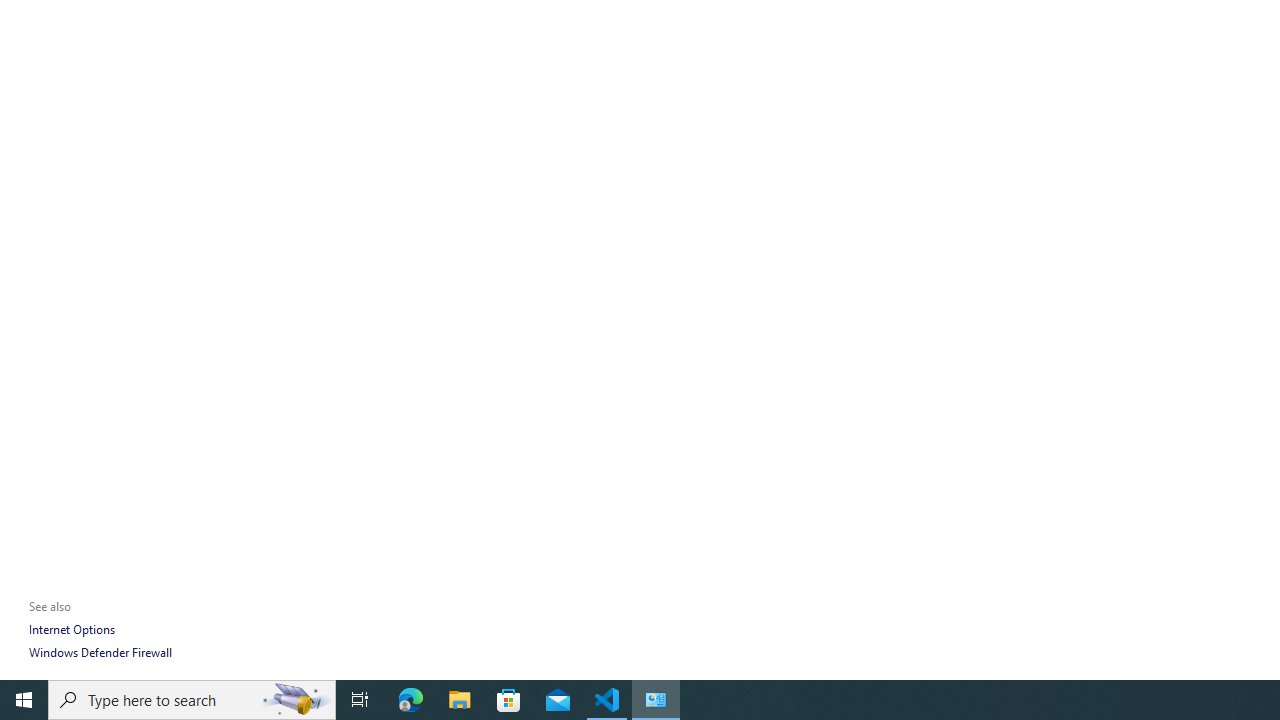 The image size is (1280, 720). Describe the element at coordinates (656, 698) in the screenshot. I see `'Control Panel - 1 running window'` at that location.